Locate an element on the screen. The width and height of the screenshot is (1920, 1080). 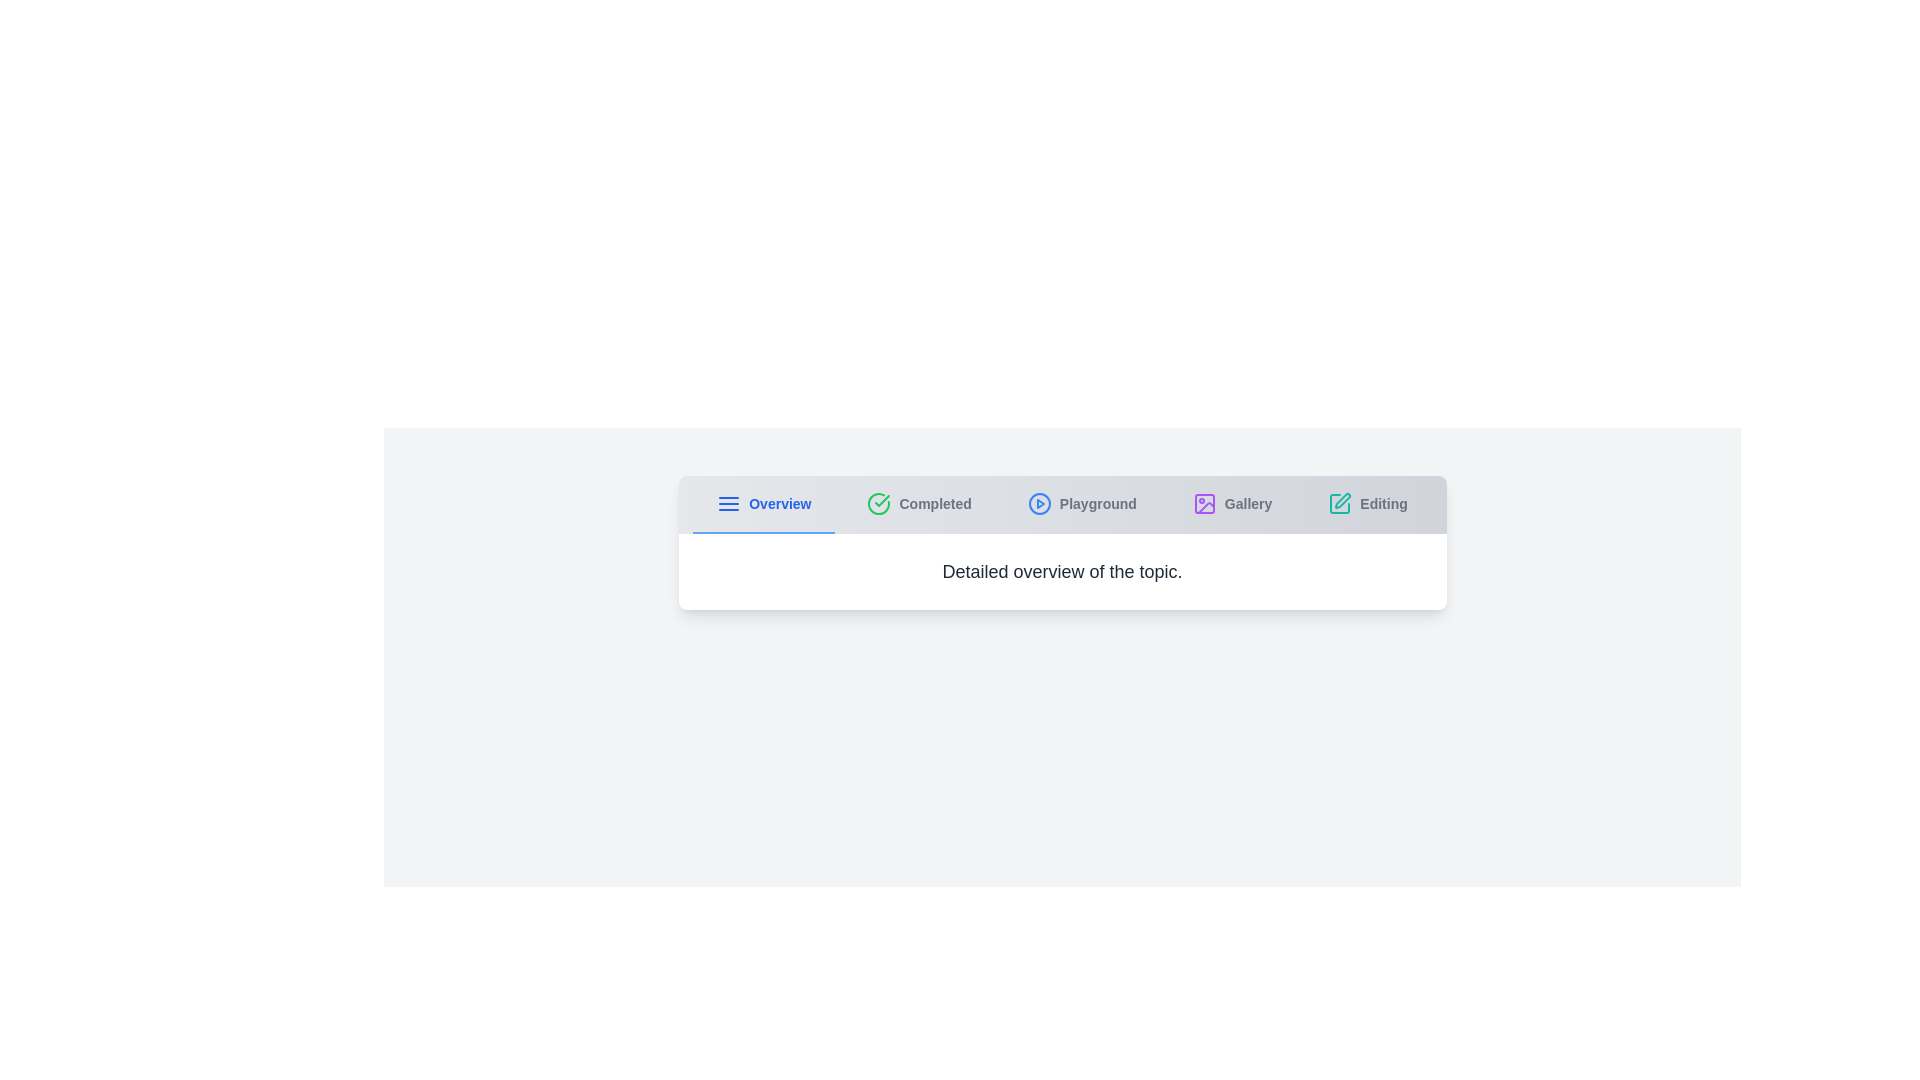
the tab labeled 'Editing' to view its content is located at coordinates (1367, 504).